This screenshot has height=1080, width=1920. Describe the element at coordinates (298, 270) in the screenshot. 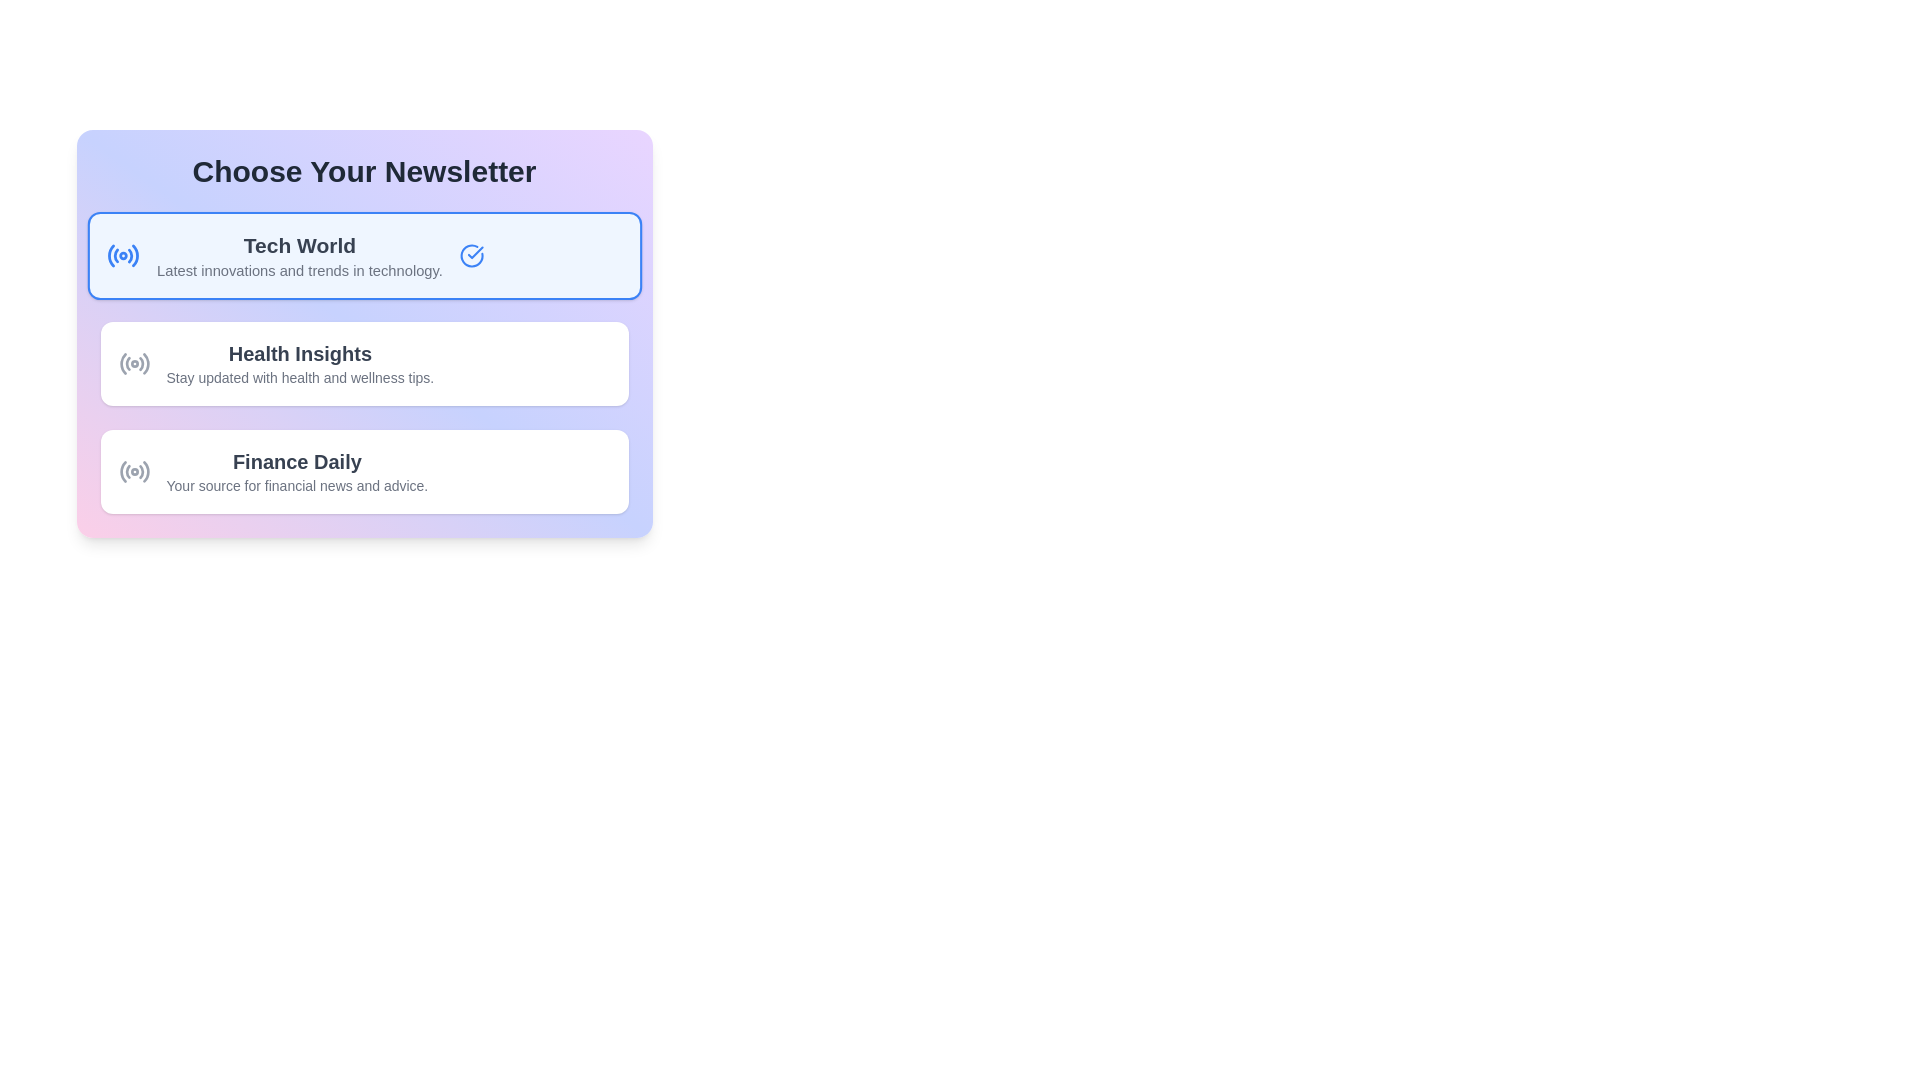

I see `the text label displaying 'Latest innovations and trends in technology.'` at that location.